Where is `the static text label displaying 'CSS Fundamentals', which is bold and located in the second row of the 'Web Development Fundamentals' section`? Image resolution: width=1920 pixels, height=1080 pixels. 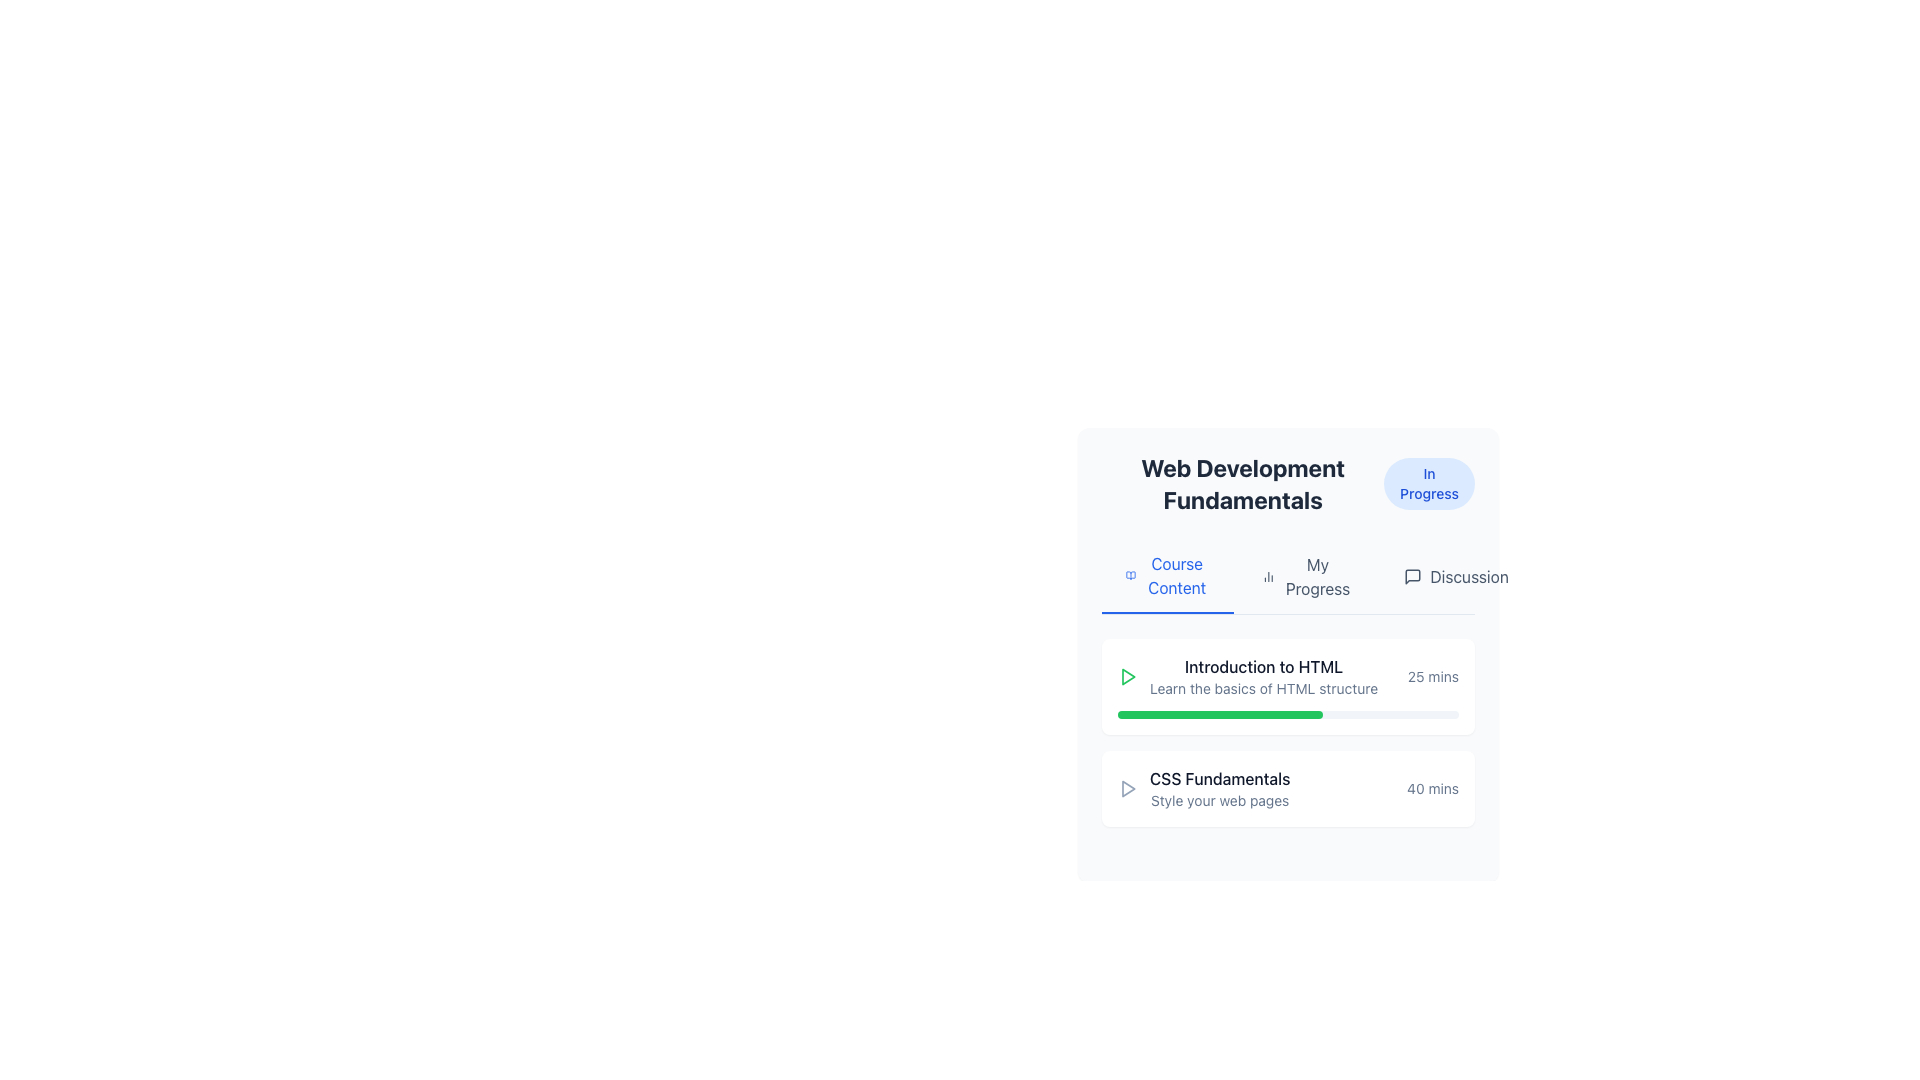
the static text label displaying 'CSS Fundamentals', which is bold and located in the second row of the 'Web Development Fundamentals' section is located at coordinates (1219, 778).